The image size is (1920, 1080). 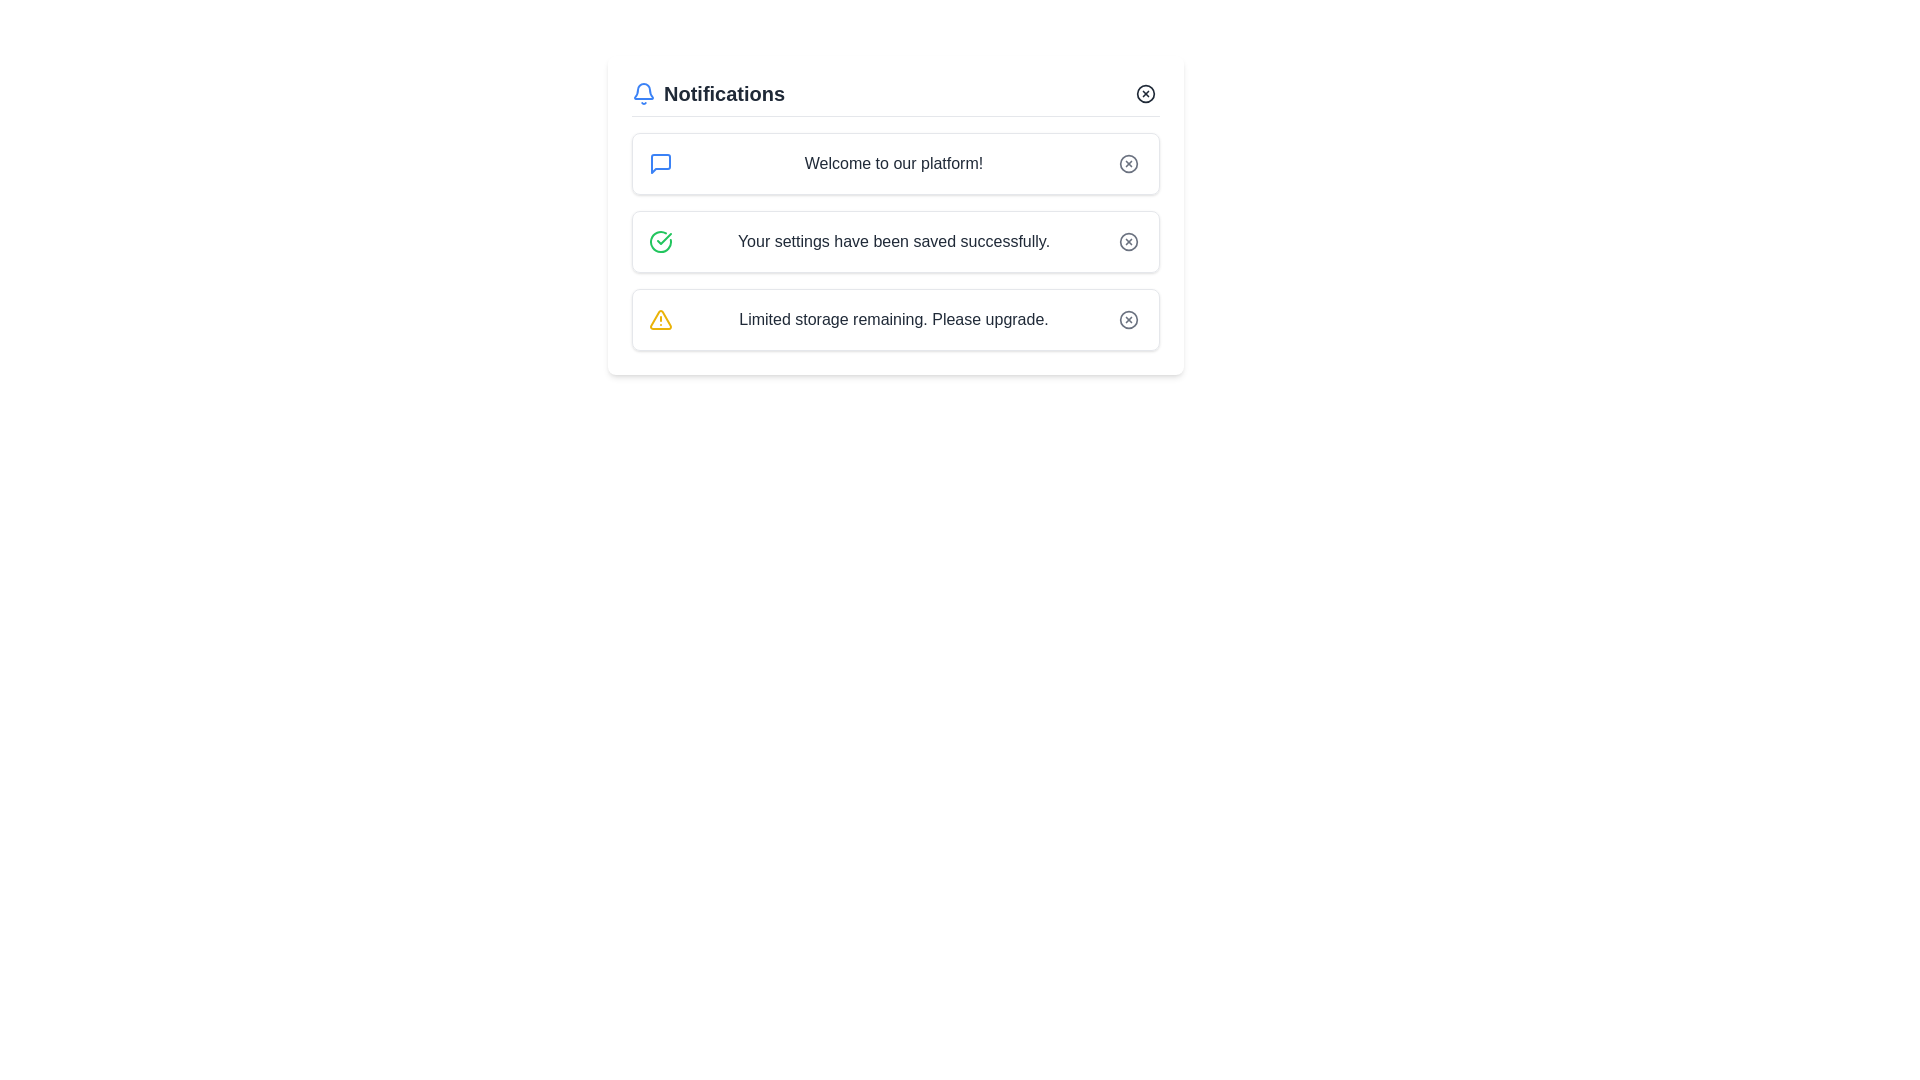 I want to click on the warning icon located in the lower section of the notification panel, so click(x=661, y=319).